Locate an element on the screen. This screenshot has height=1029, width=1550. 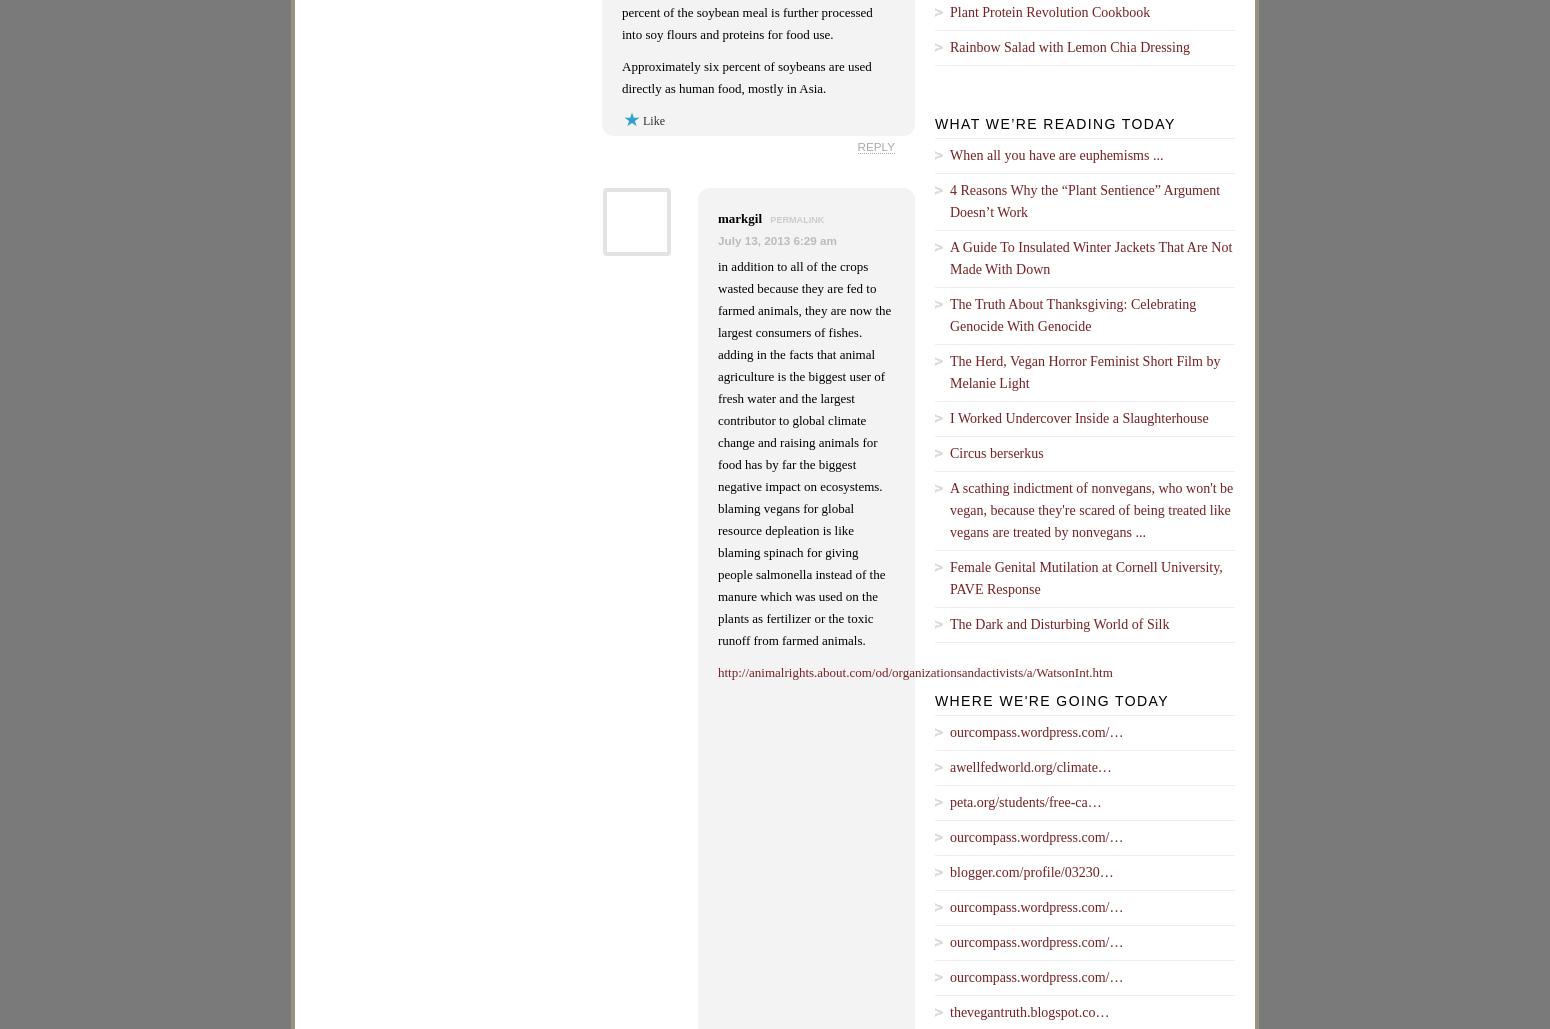
'When all you have are euphemisms ...' is located at coordinates (1056, 154).